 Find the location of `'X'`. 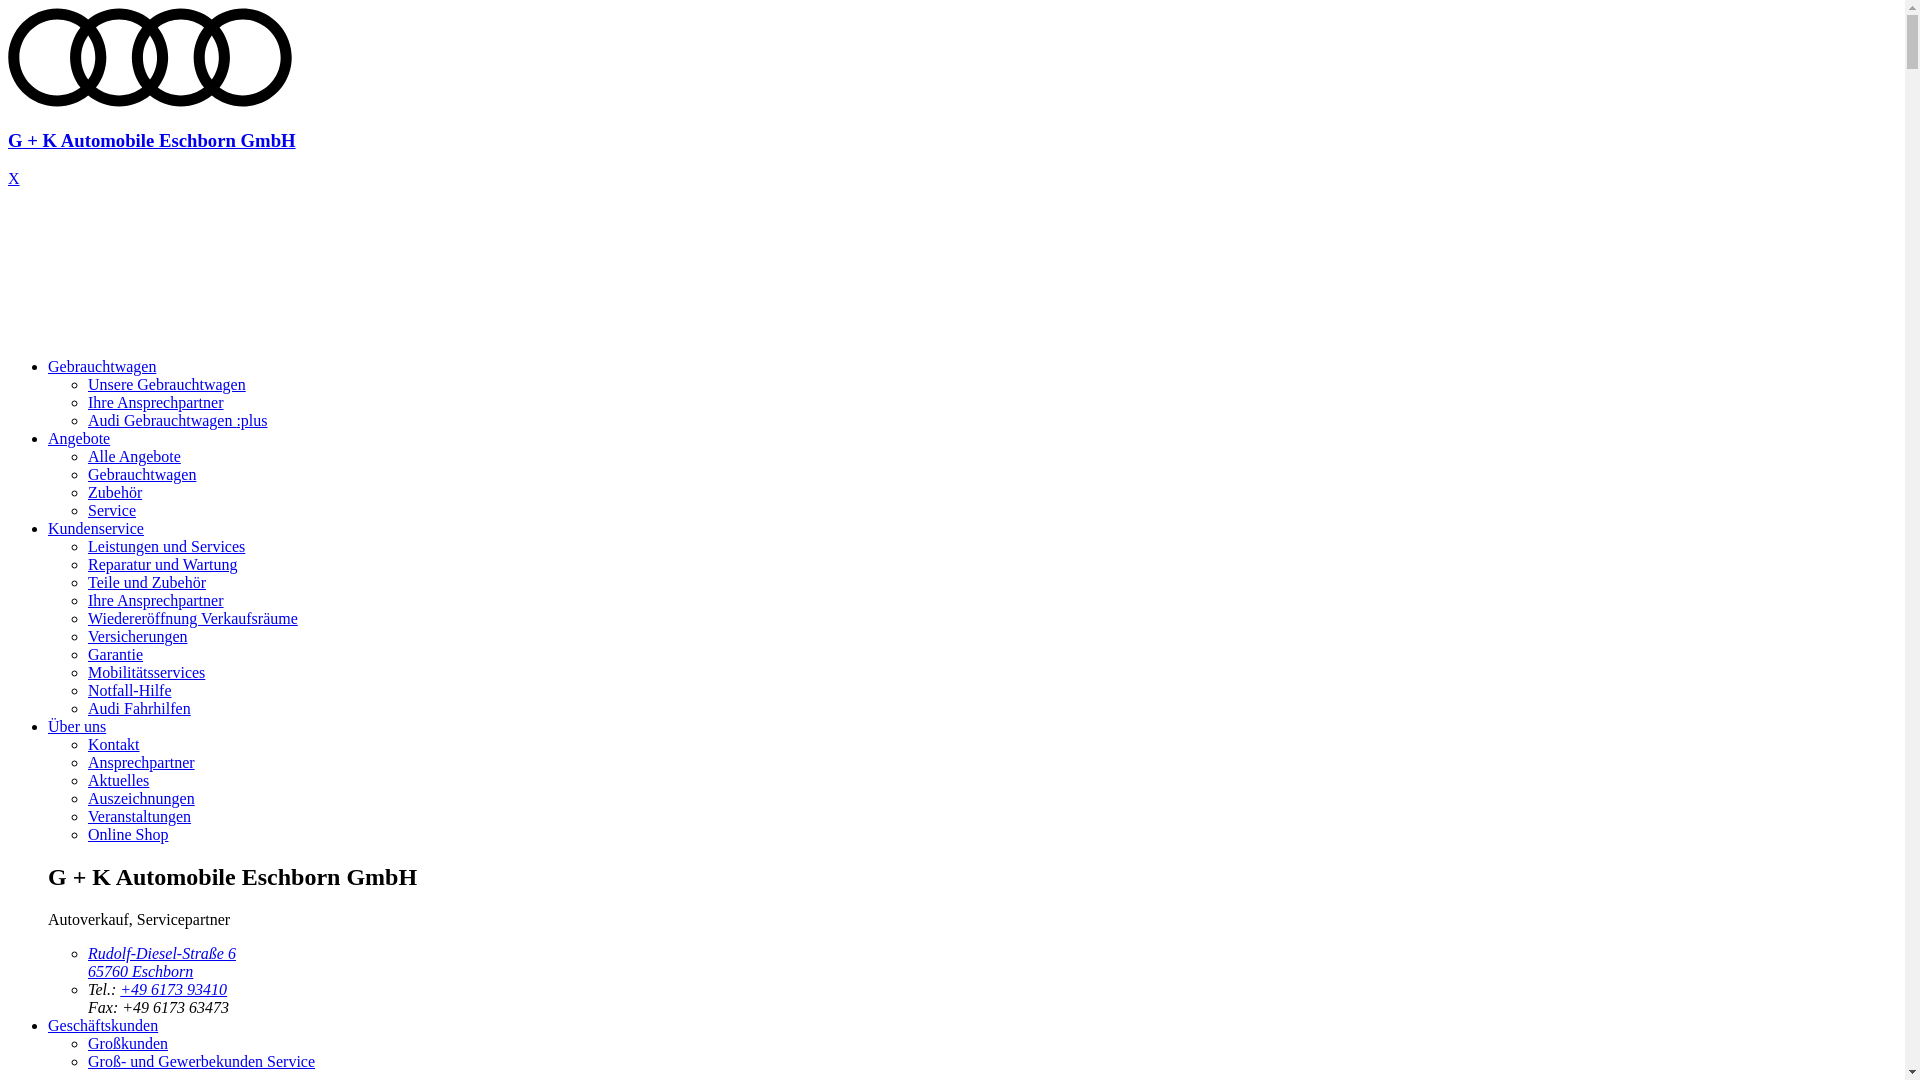

'X' is located at coordinates (14, 177).